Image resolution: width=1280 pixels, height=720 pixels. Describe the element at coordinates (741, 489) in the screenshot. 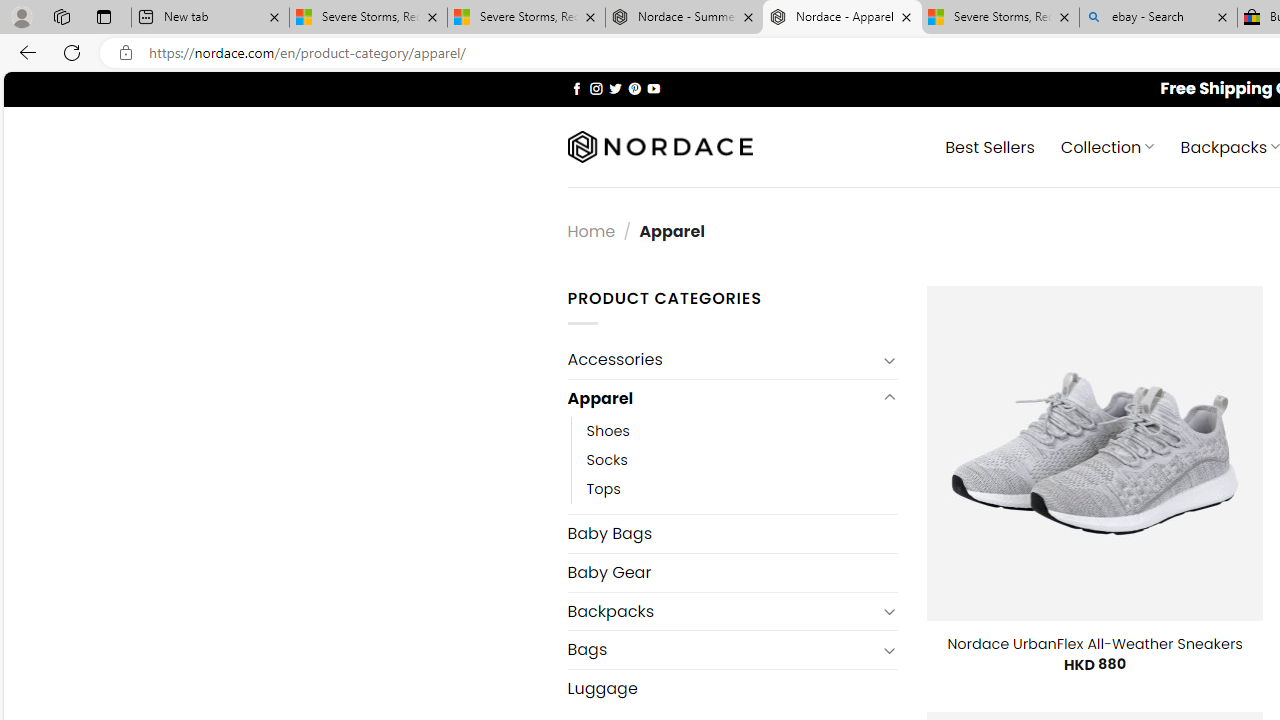

I see `'Tops'` at that location.